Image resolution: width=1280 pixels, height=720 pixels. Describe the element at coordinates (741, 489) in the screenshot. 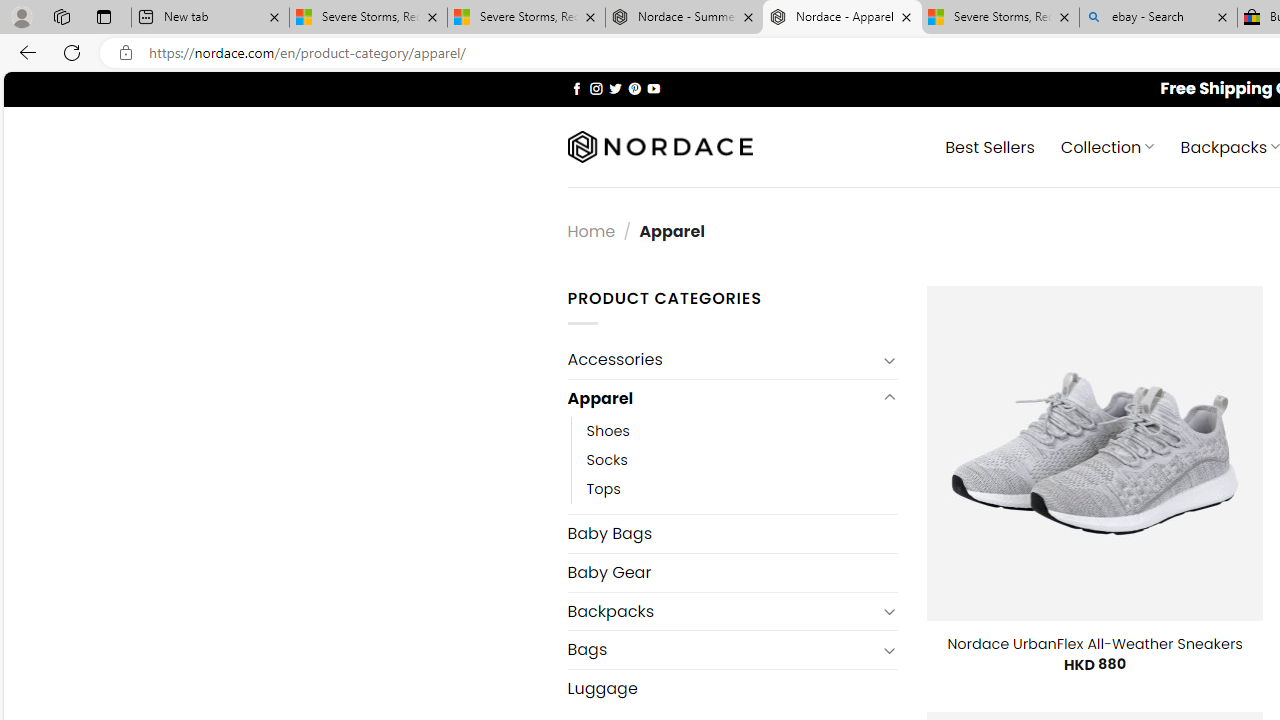

I see `'Tops'` at that location.